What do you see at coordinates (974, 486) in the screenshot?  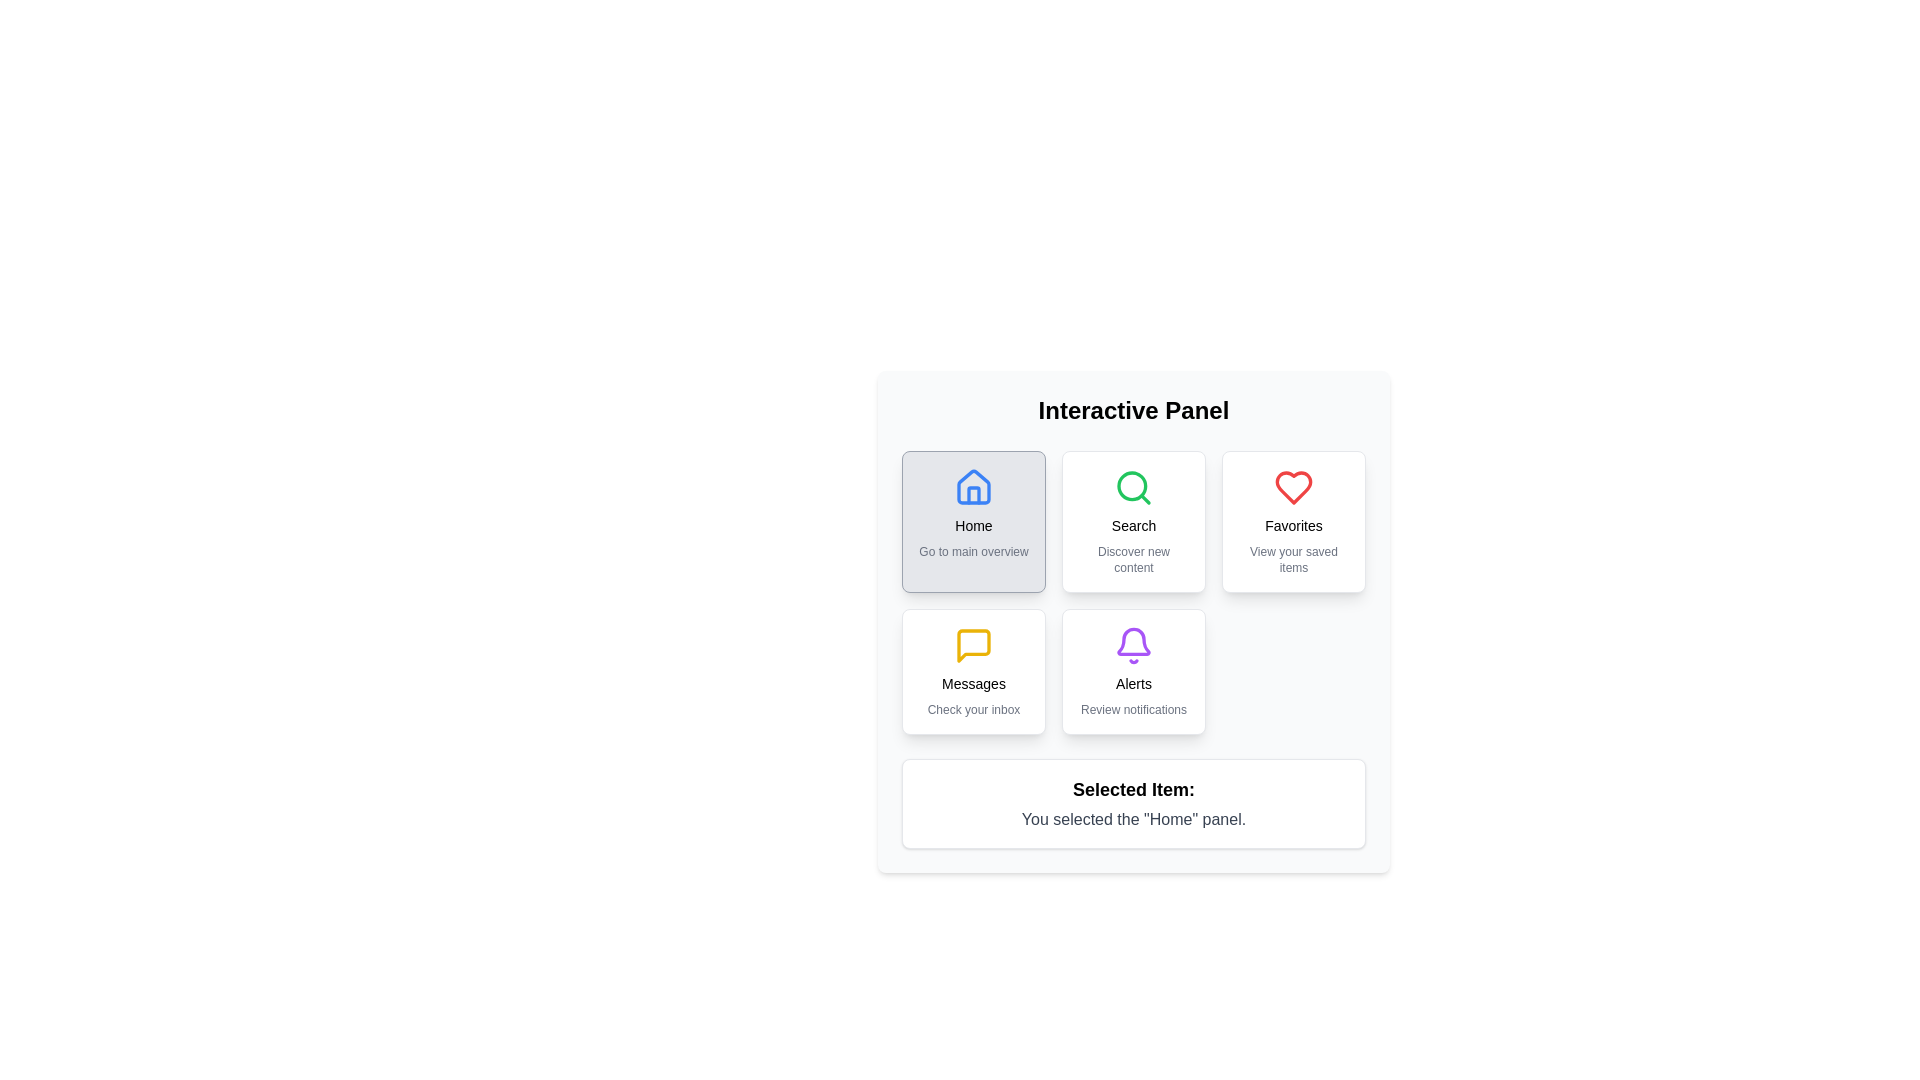 I see `the upper portion of the 'Home' icon, which is located in the top-left corner of the grid layout and represents a 'Home' action` at bounding box center [974, 486].